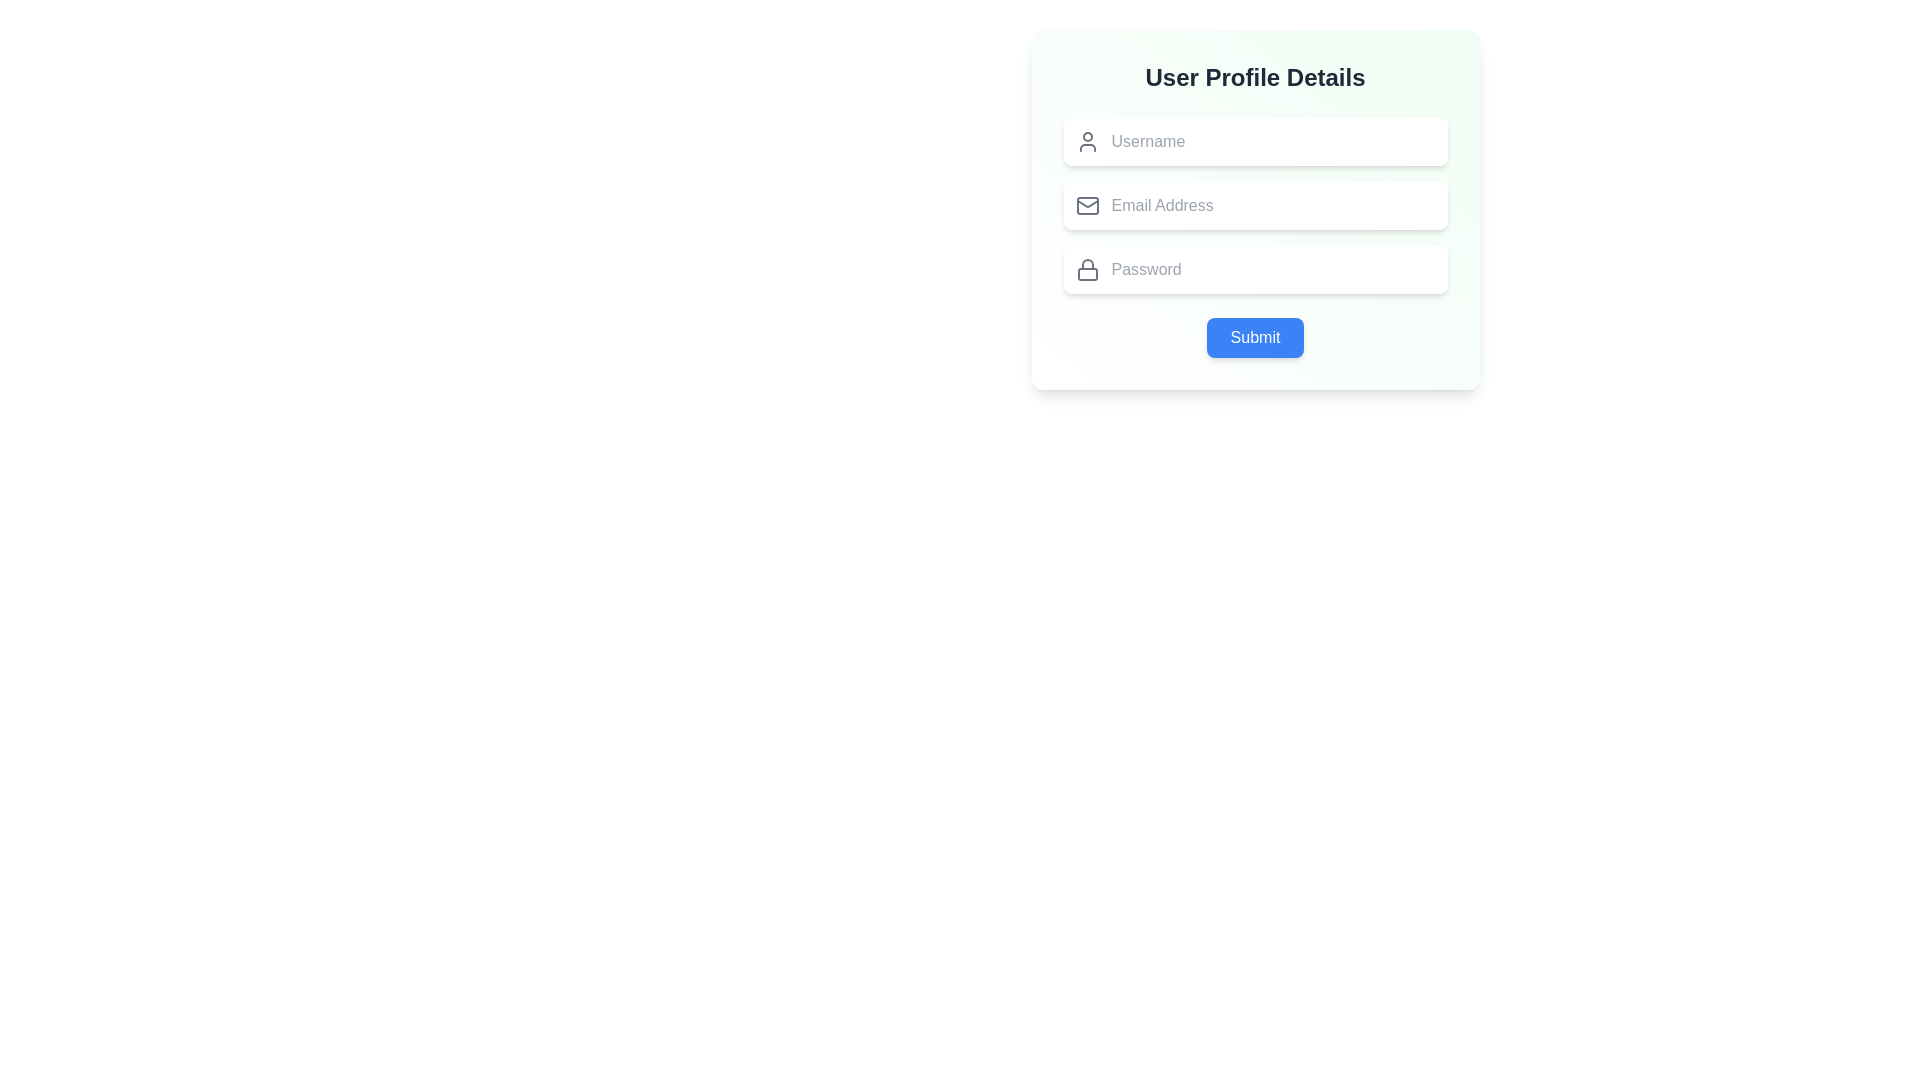 The width and height of the screenshot is (1920, 1080). What do you see at coordinates (1086, 270) in the screenshot?
I see `the gray lock icon with a rounded outline located to the left of the 'Password' input field in the 'User Profile Details' form` at bounding box center [1086, 270].